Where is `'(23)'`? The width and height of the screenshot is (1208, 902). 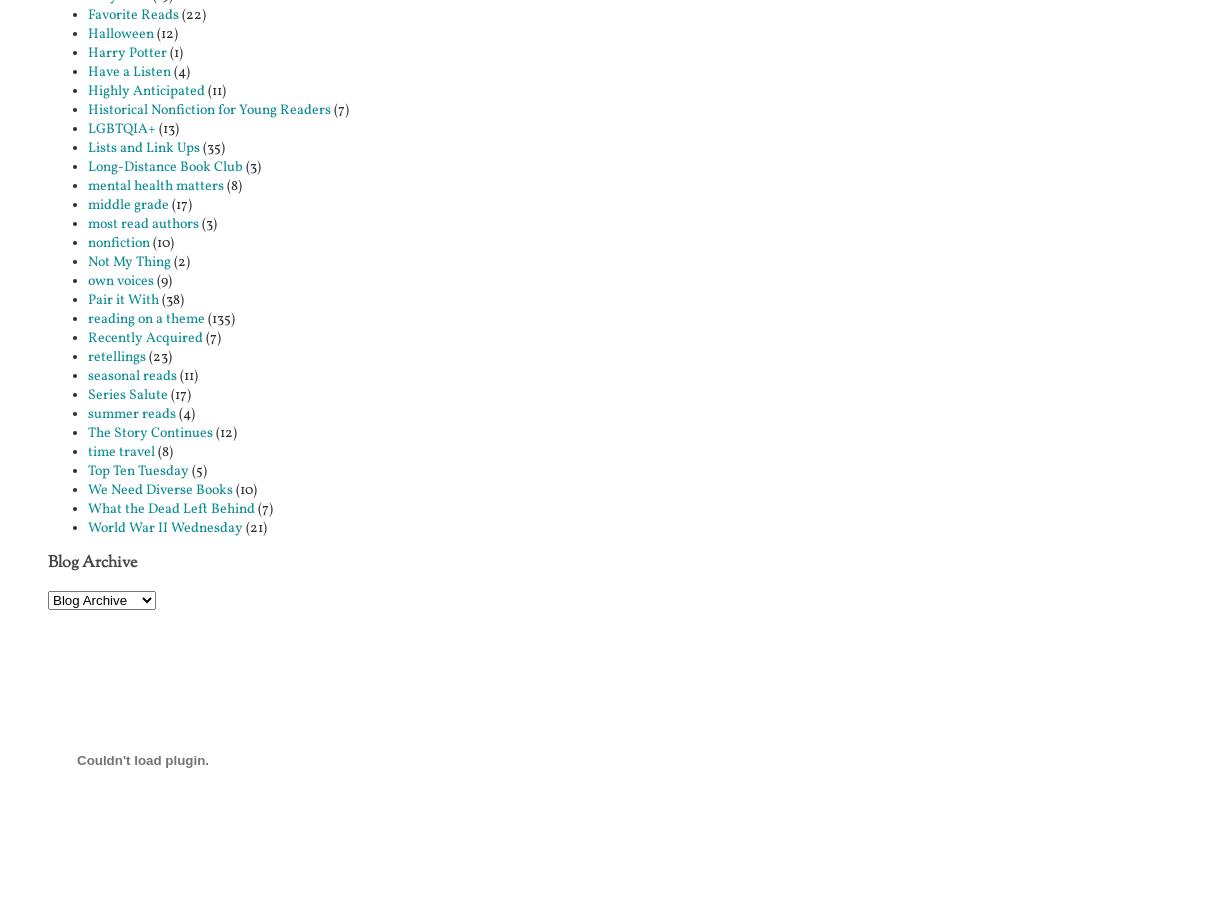
'(23)' is located at coordinates (160, 355).